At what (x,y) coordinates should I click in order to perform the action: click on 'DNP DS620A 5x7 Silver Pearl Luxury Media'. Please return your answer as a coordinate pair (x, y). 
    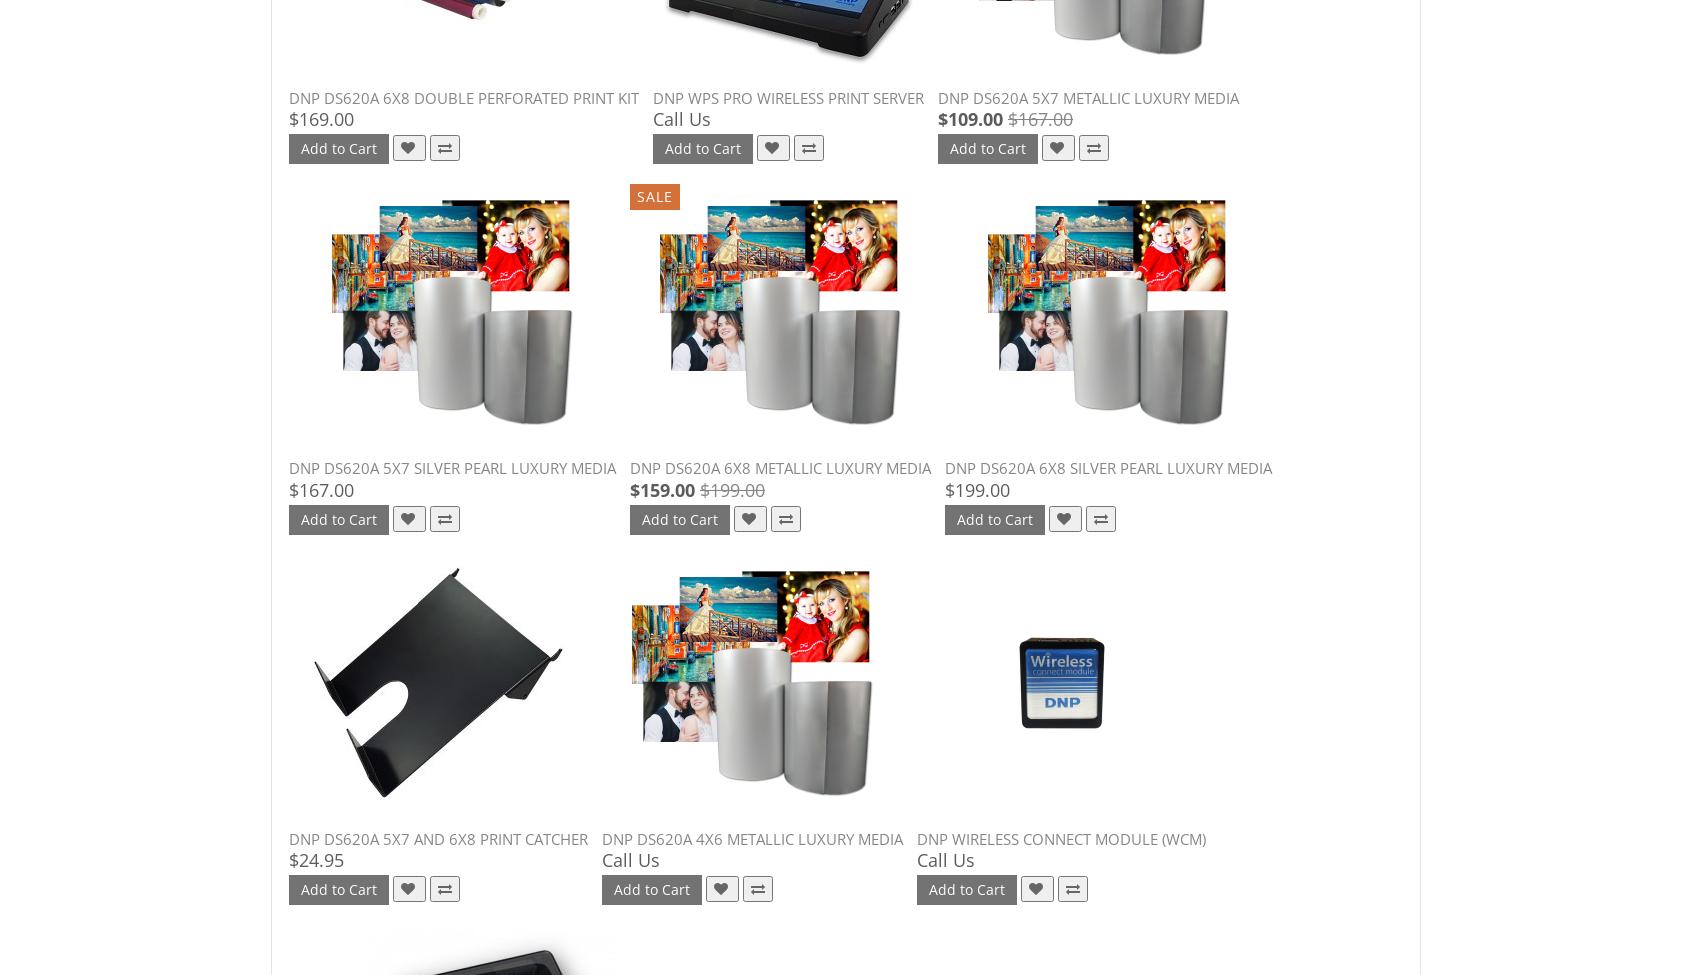
    Looking at the image, I should click on (451, 468).